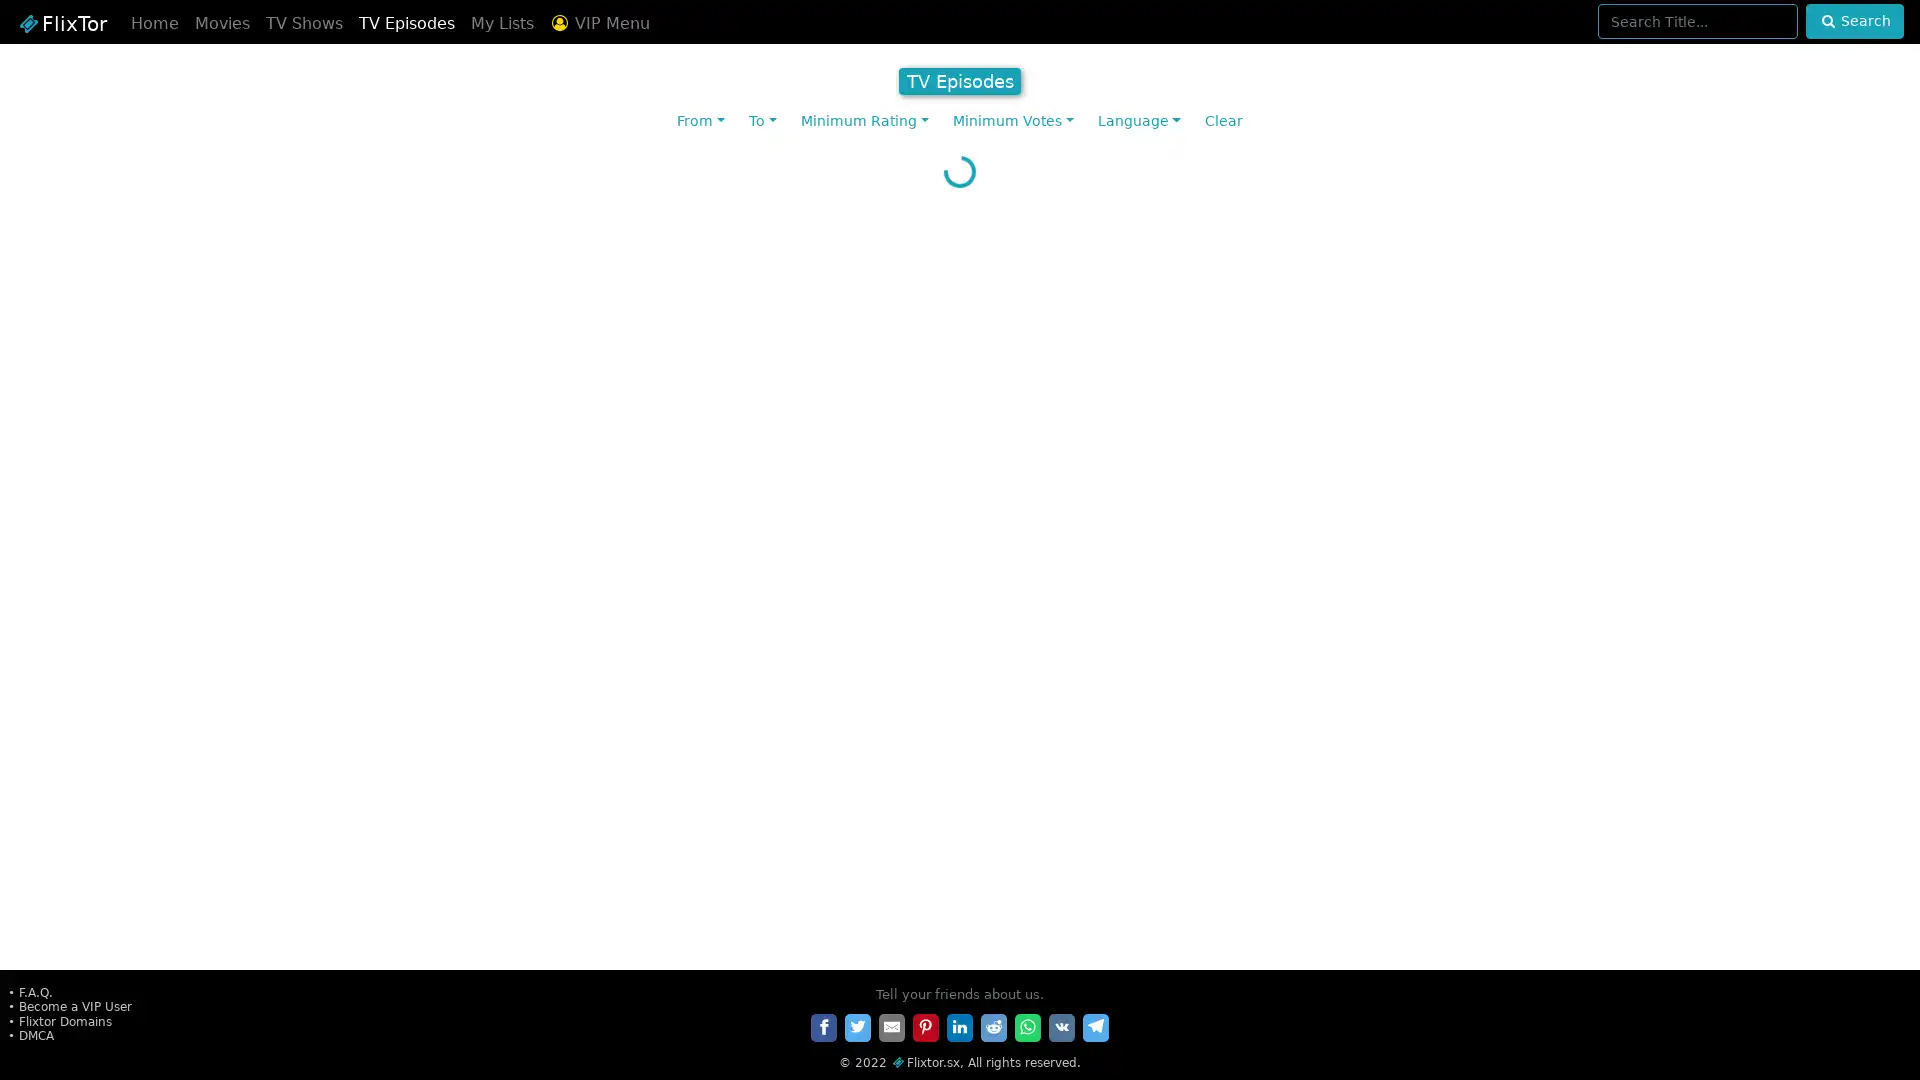 This screenshot has width=1920, height=1080. Describe the element at coordinates (845, 690) in the screenshot. I see `Watch Now` at that location.